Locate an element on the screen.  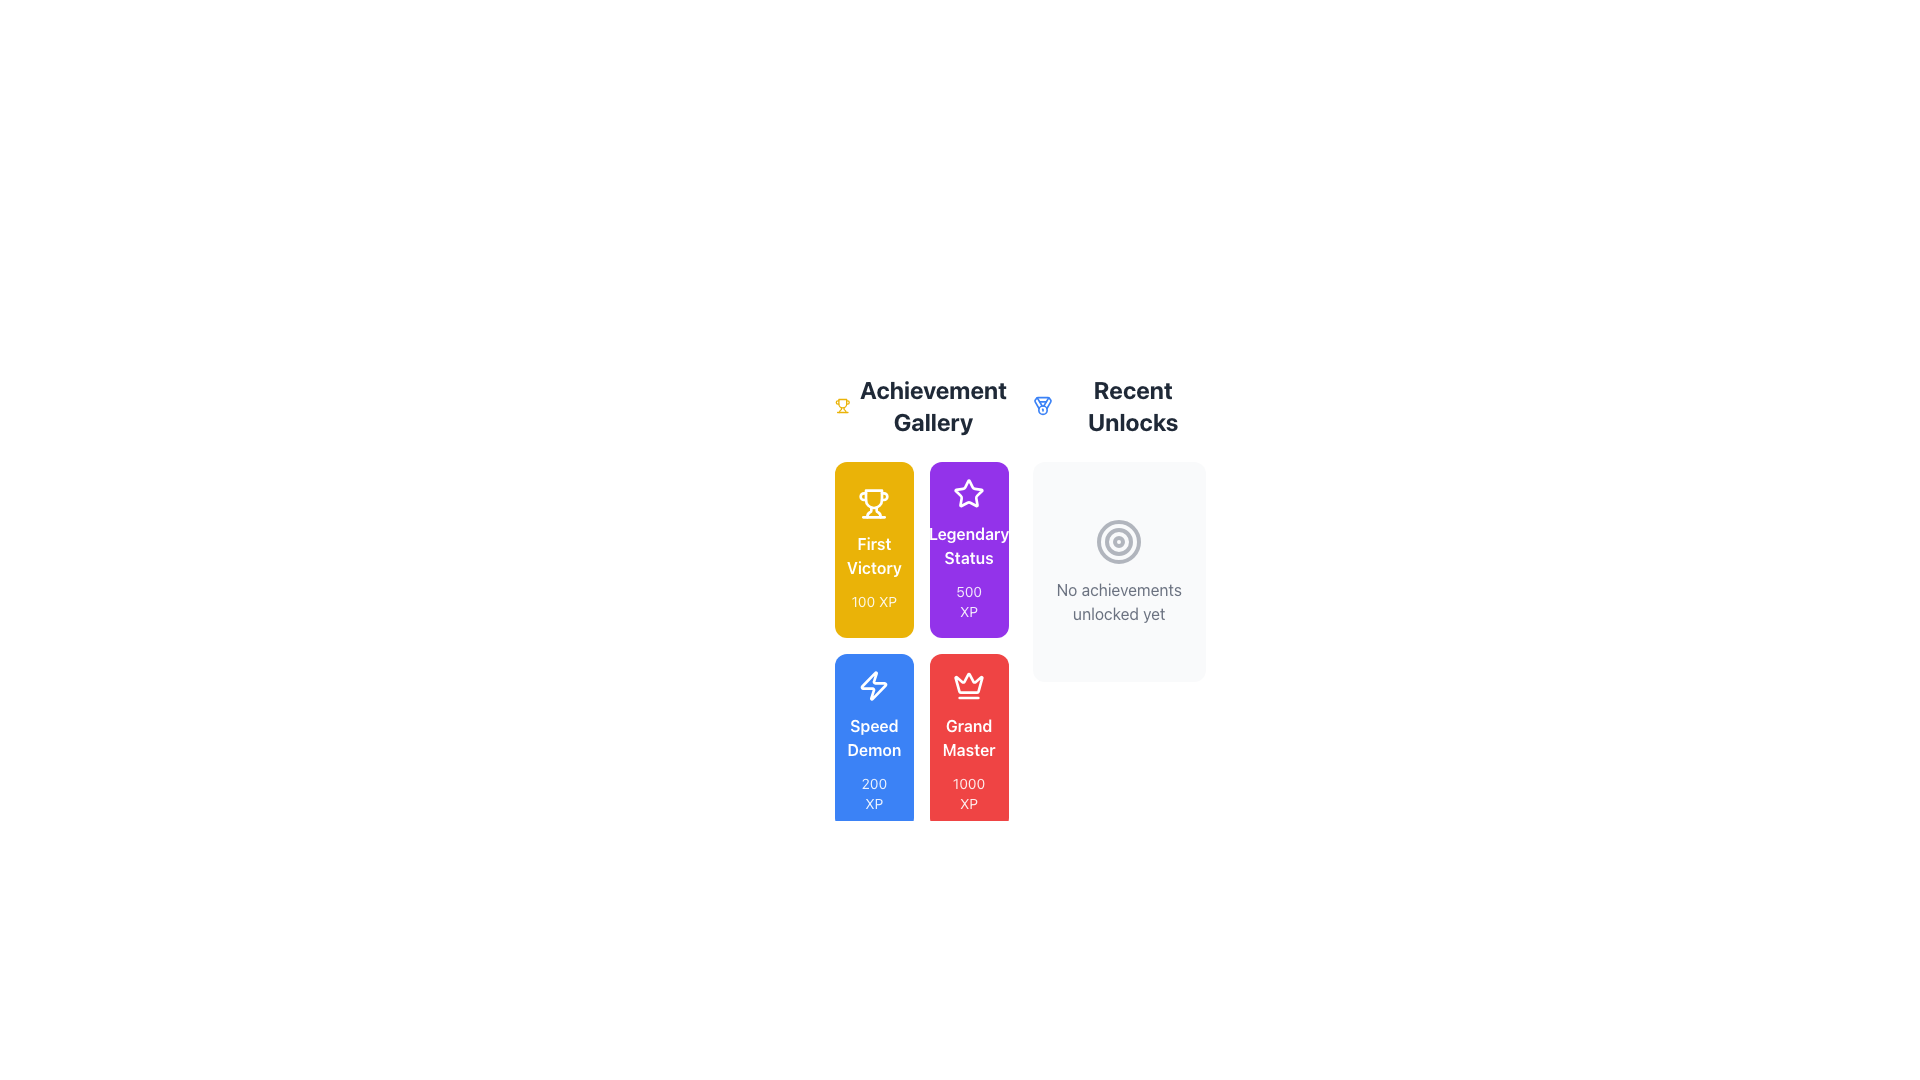
the text label displaying '1000 XP' located at the bottom-right of the red card labeled 'Grand Master' is located at coordinates (969, 793).